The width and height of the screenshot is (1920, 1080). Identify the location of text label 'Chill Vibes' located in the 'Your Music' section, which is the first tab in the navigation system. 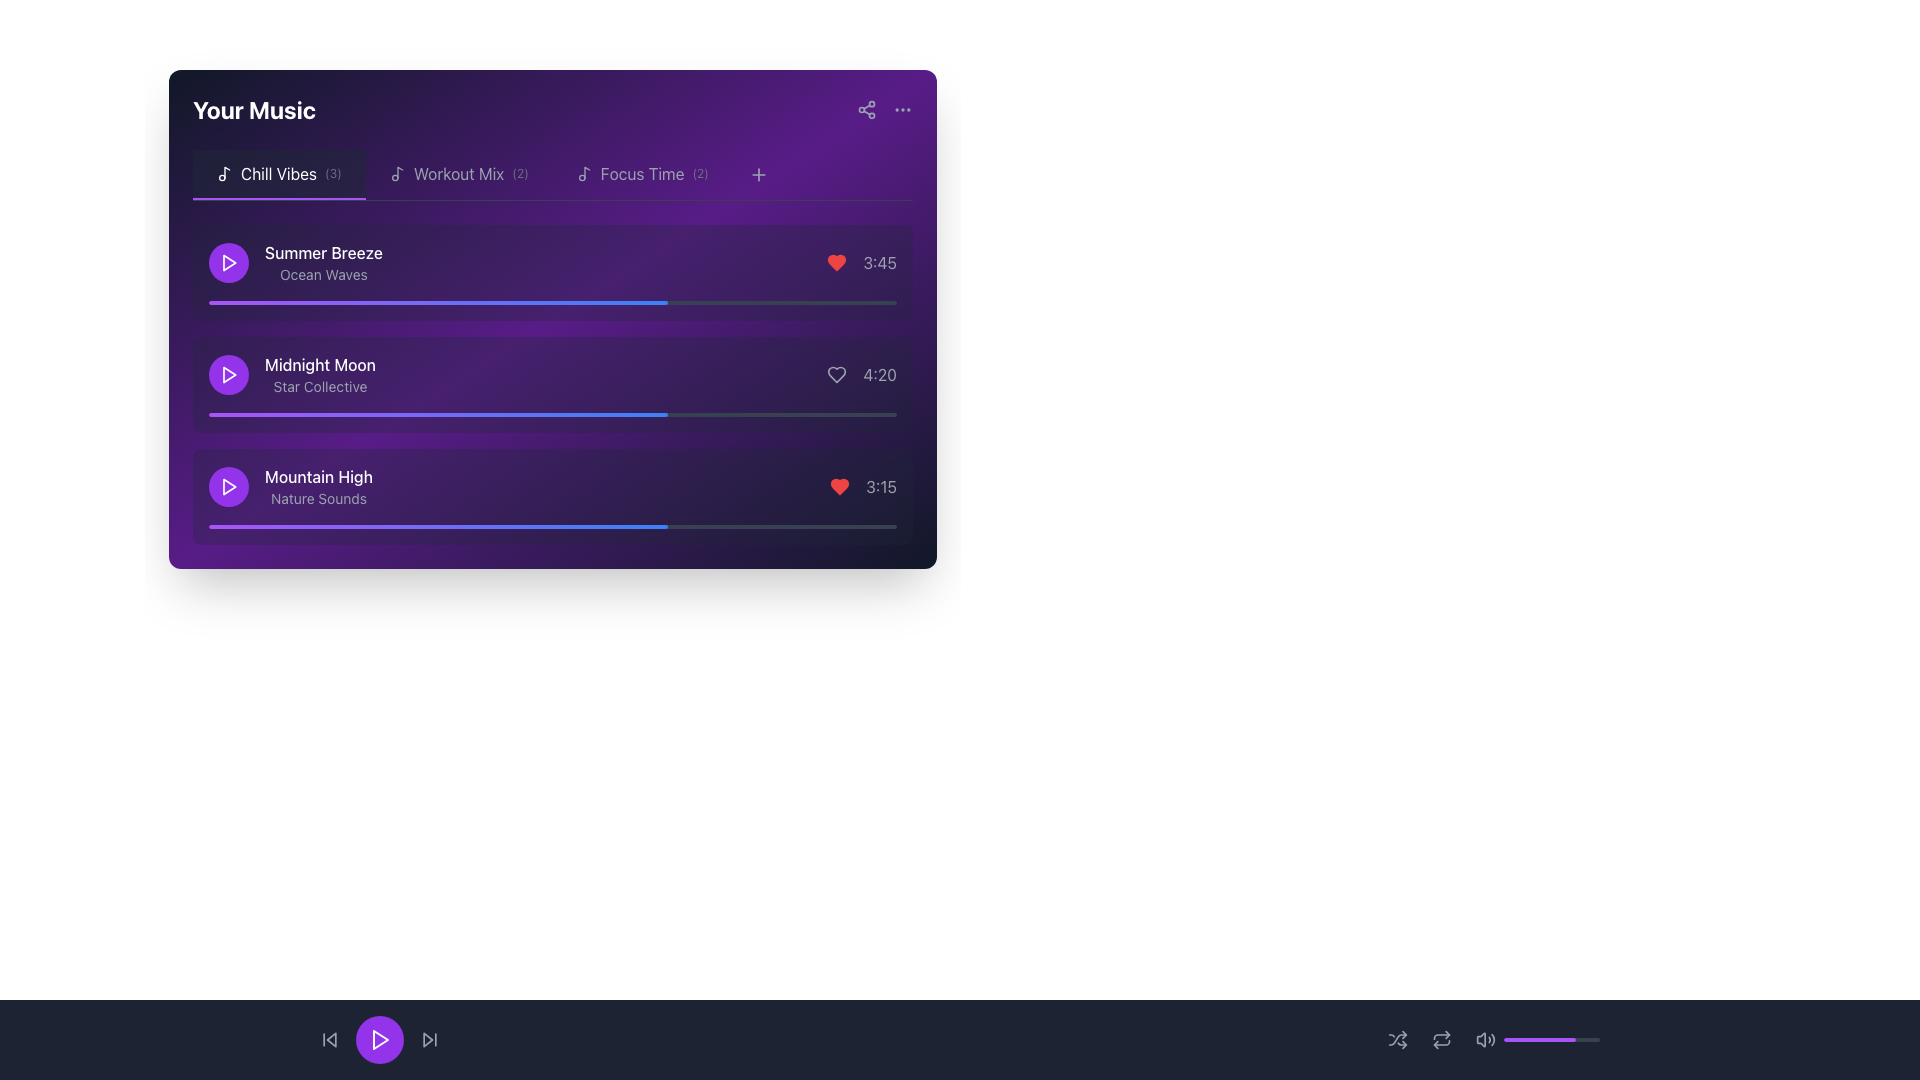
(277, 172).